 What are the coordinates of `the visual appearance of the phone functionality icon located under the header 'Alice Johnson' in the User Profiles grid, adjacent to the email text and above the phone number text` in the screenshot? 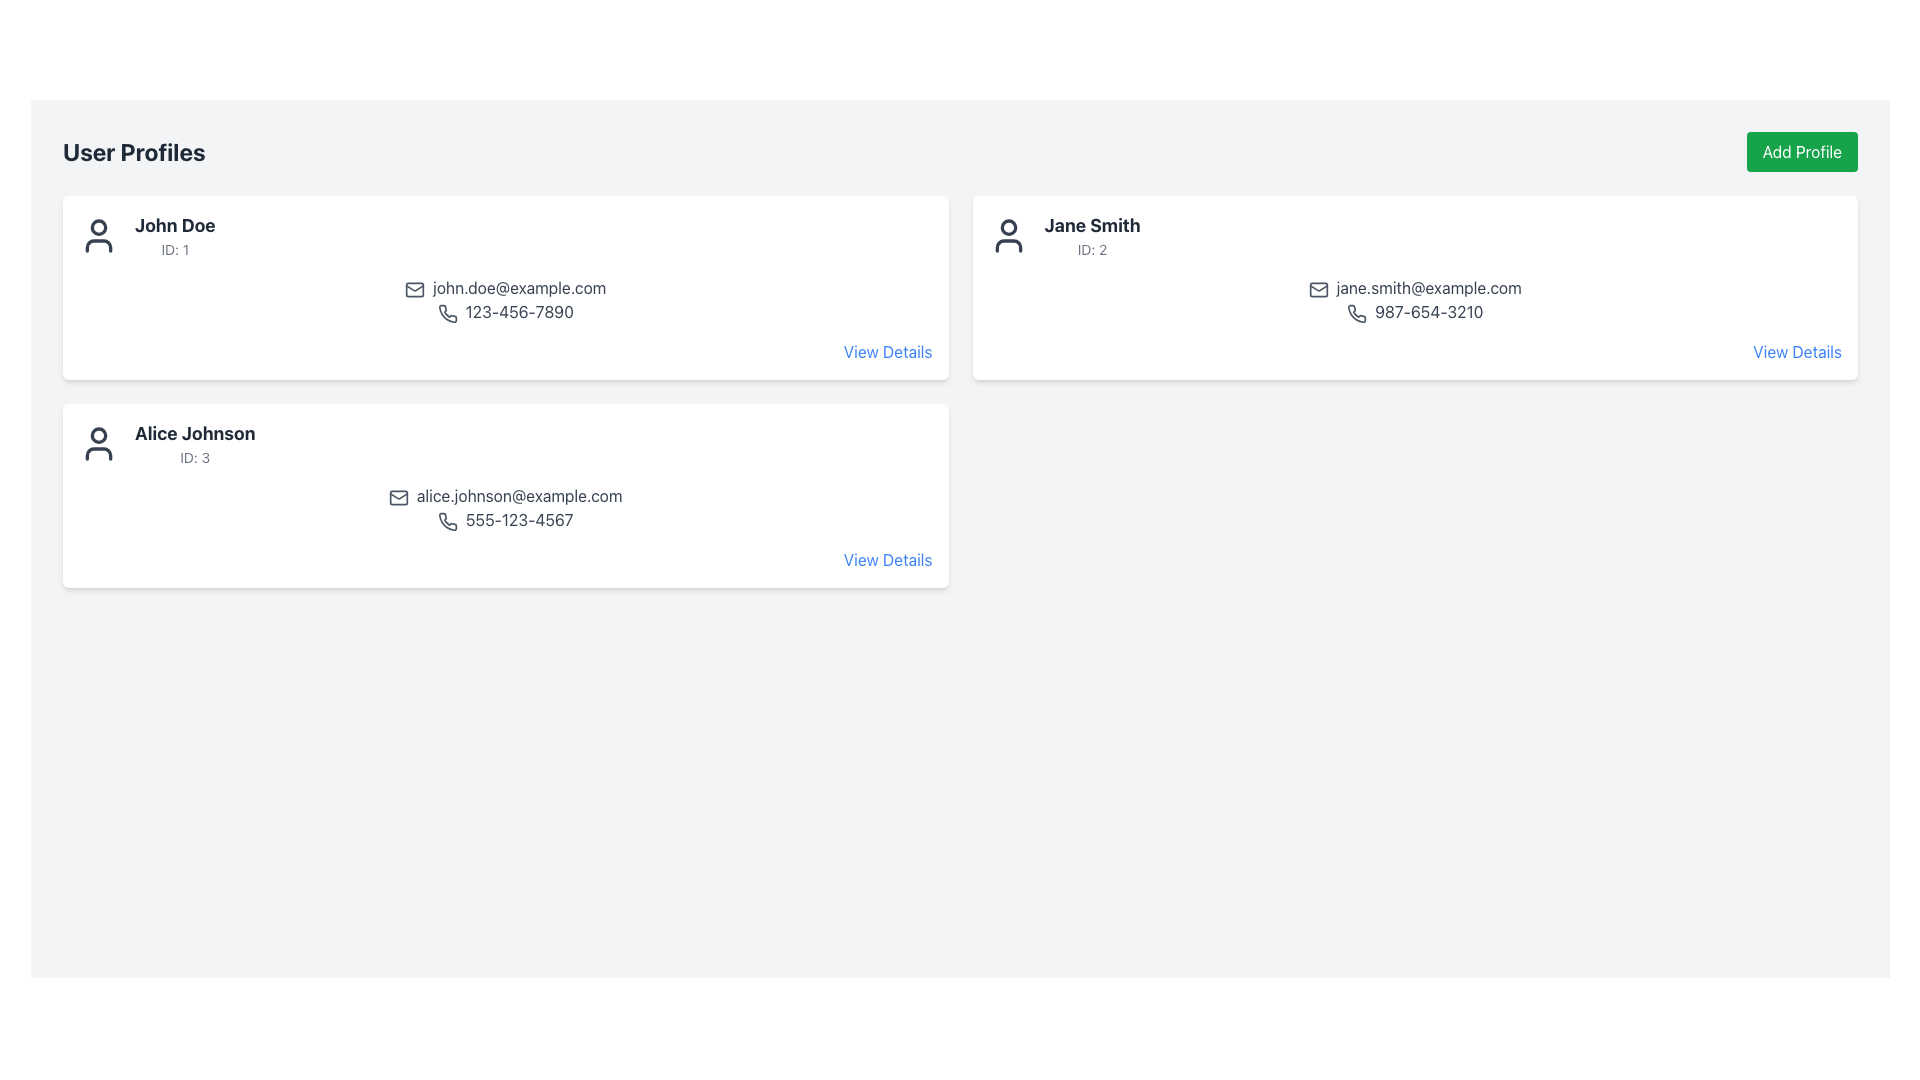 It's located at (446, 520).